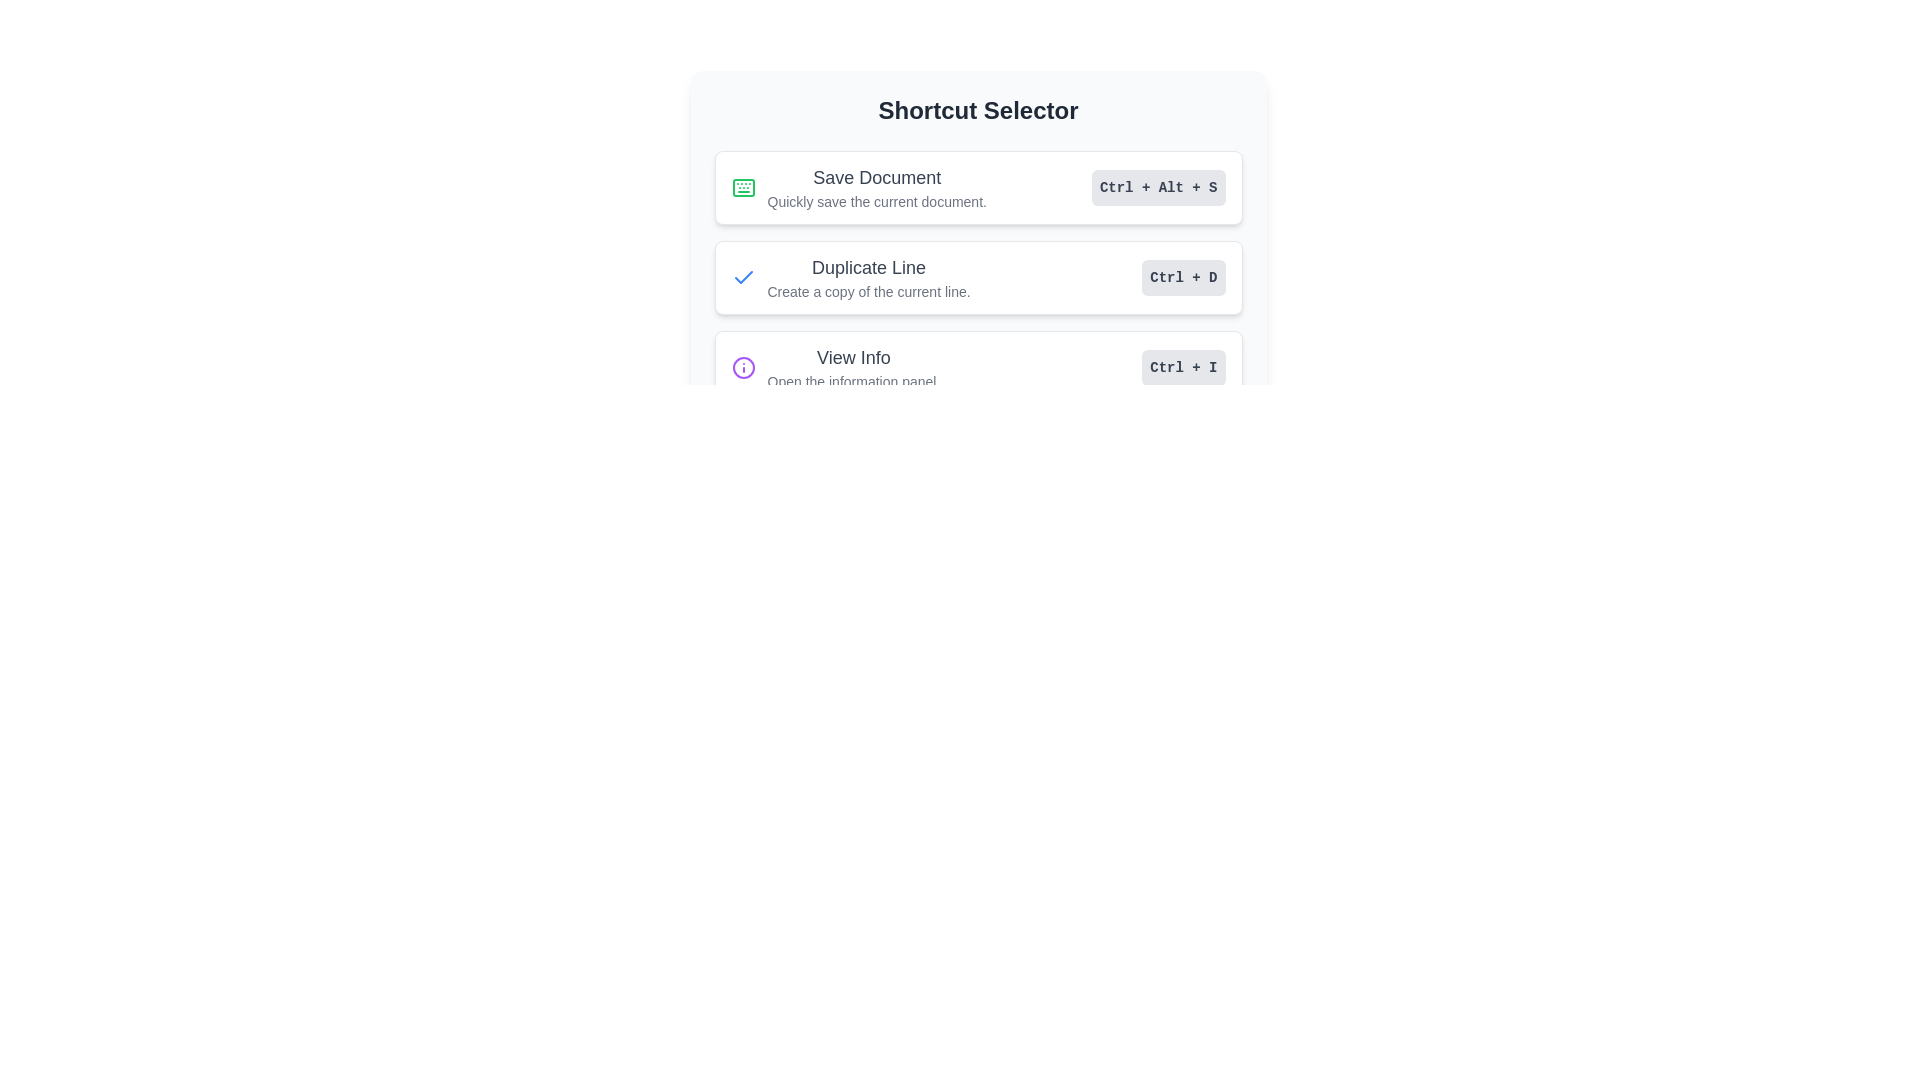 The image size is (1920, 1080). What do you see at coordinates (877, 201) in the screenshot?
I see `descriptive text element located immediately beneath the heading 'Save Document', which provides additional details about the save function` at bounding box center [877, 201].